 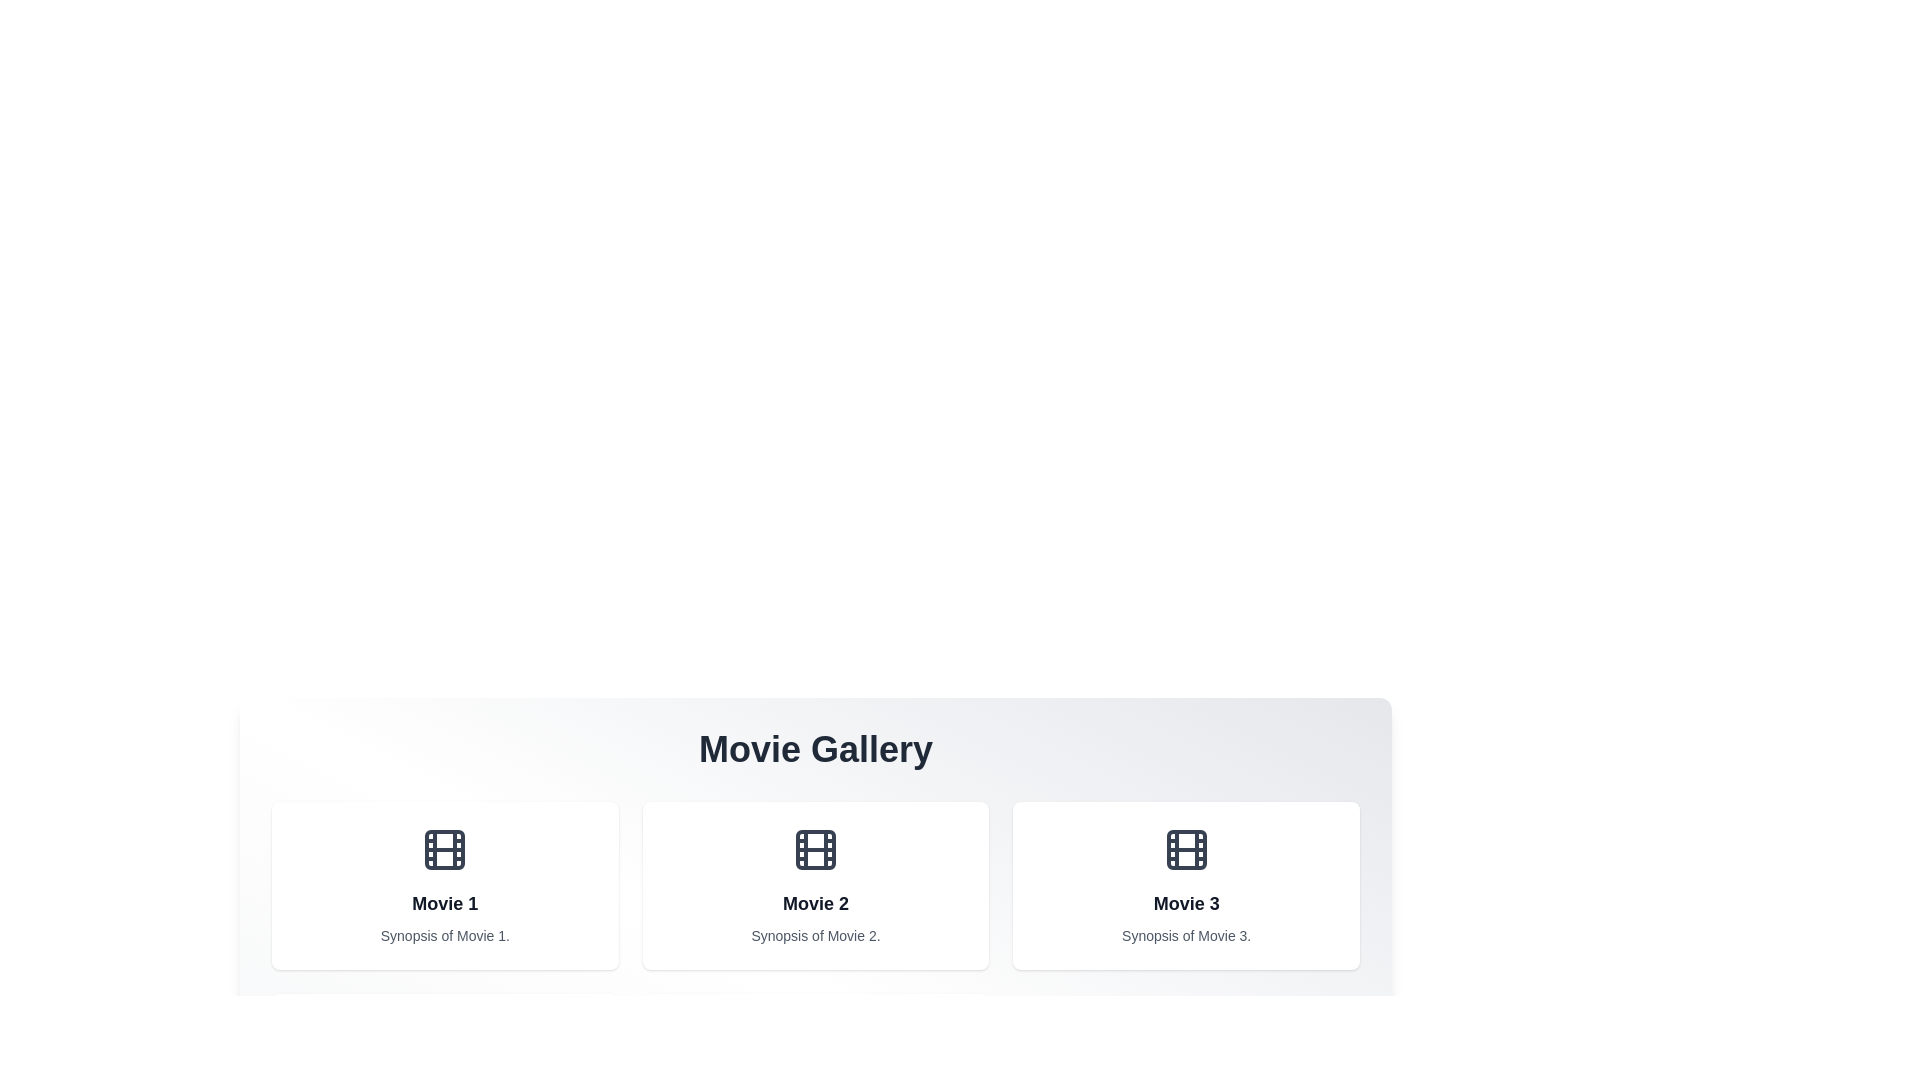 I want to click on the movie icon associated with 'Movie 3' in the Movie Gallery, so click(x=1186, y=849).